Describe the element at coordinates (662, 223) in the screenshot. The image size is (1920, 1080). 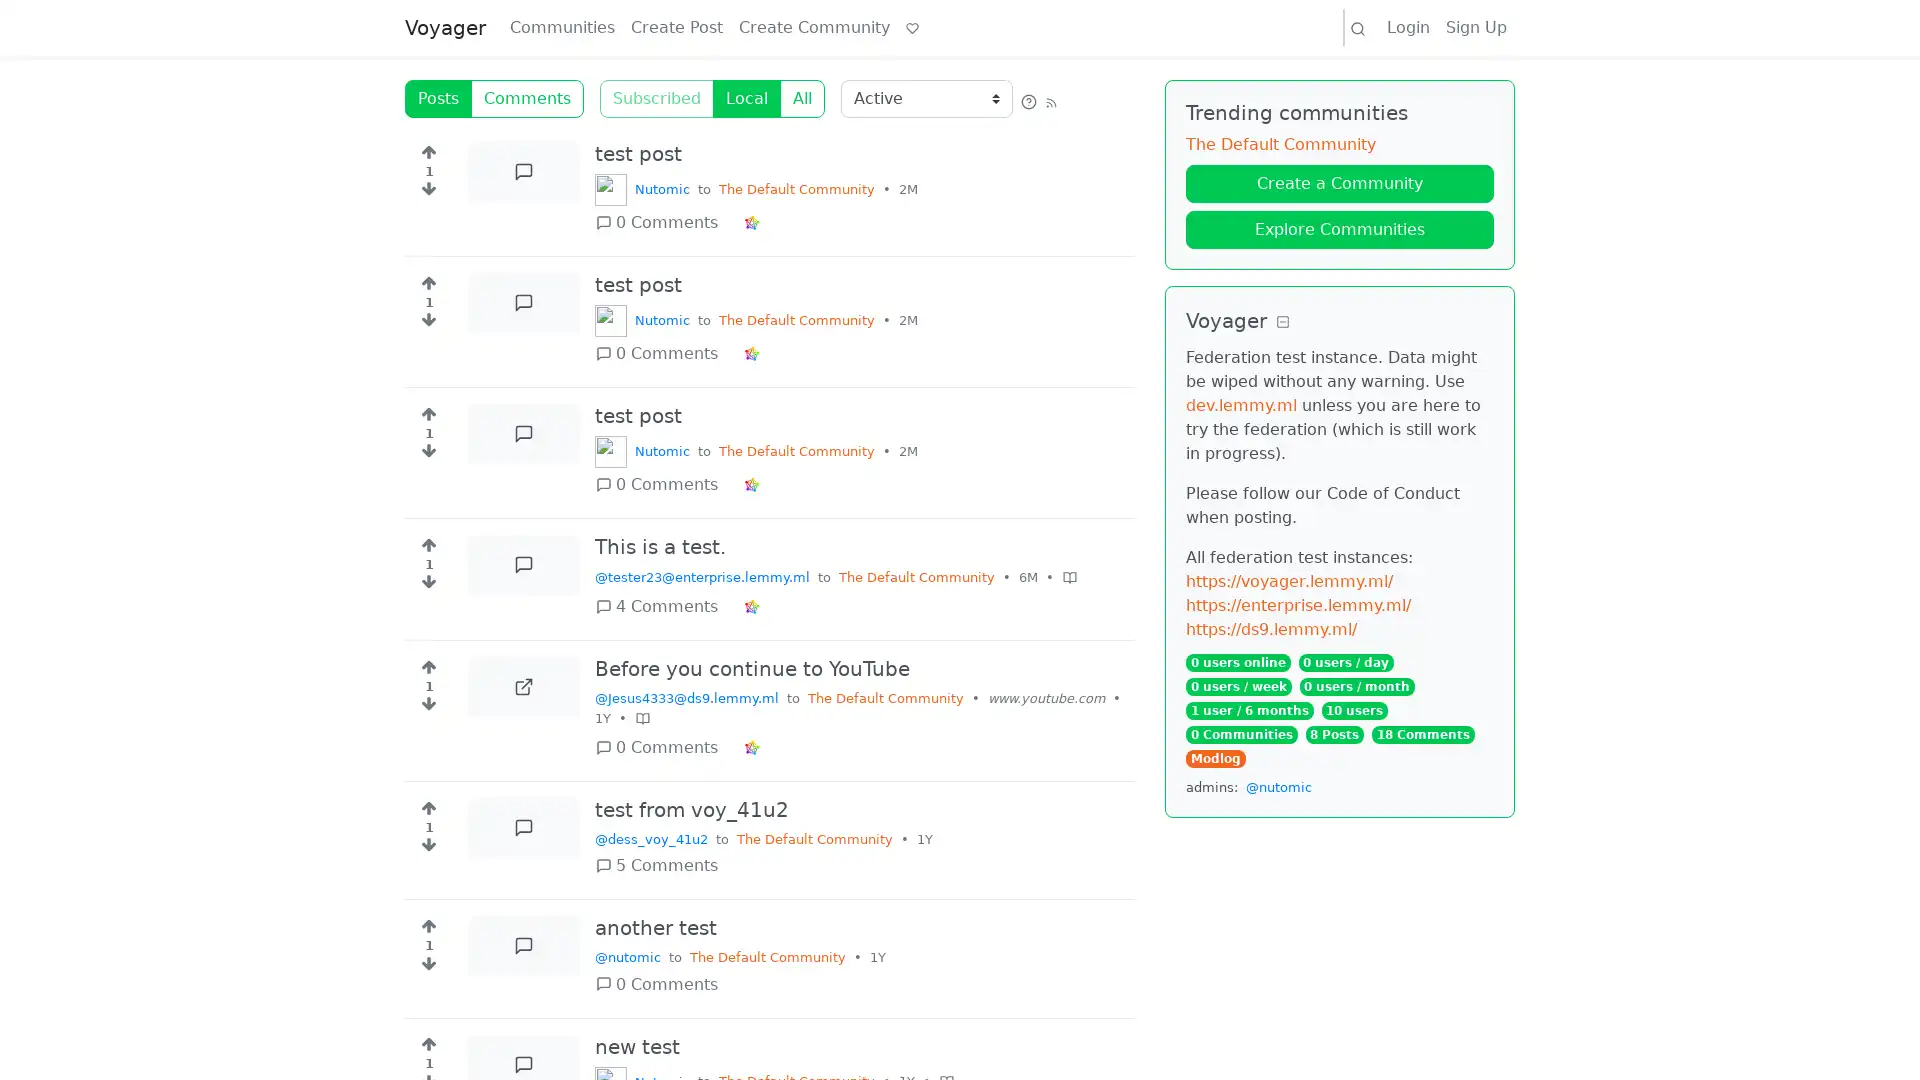
I see `0 Comments` at that location.